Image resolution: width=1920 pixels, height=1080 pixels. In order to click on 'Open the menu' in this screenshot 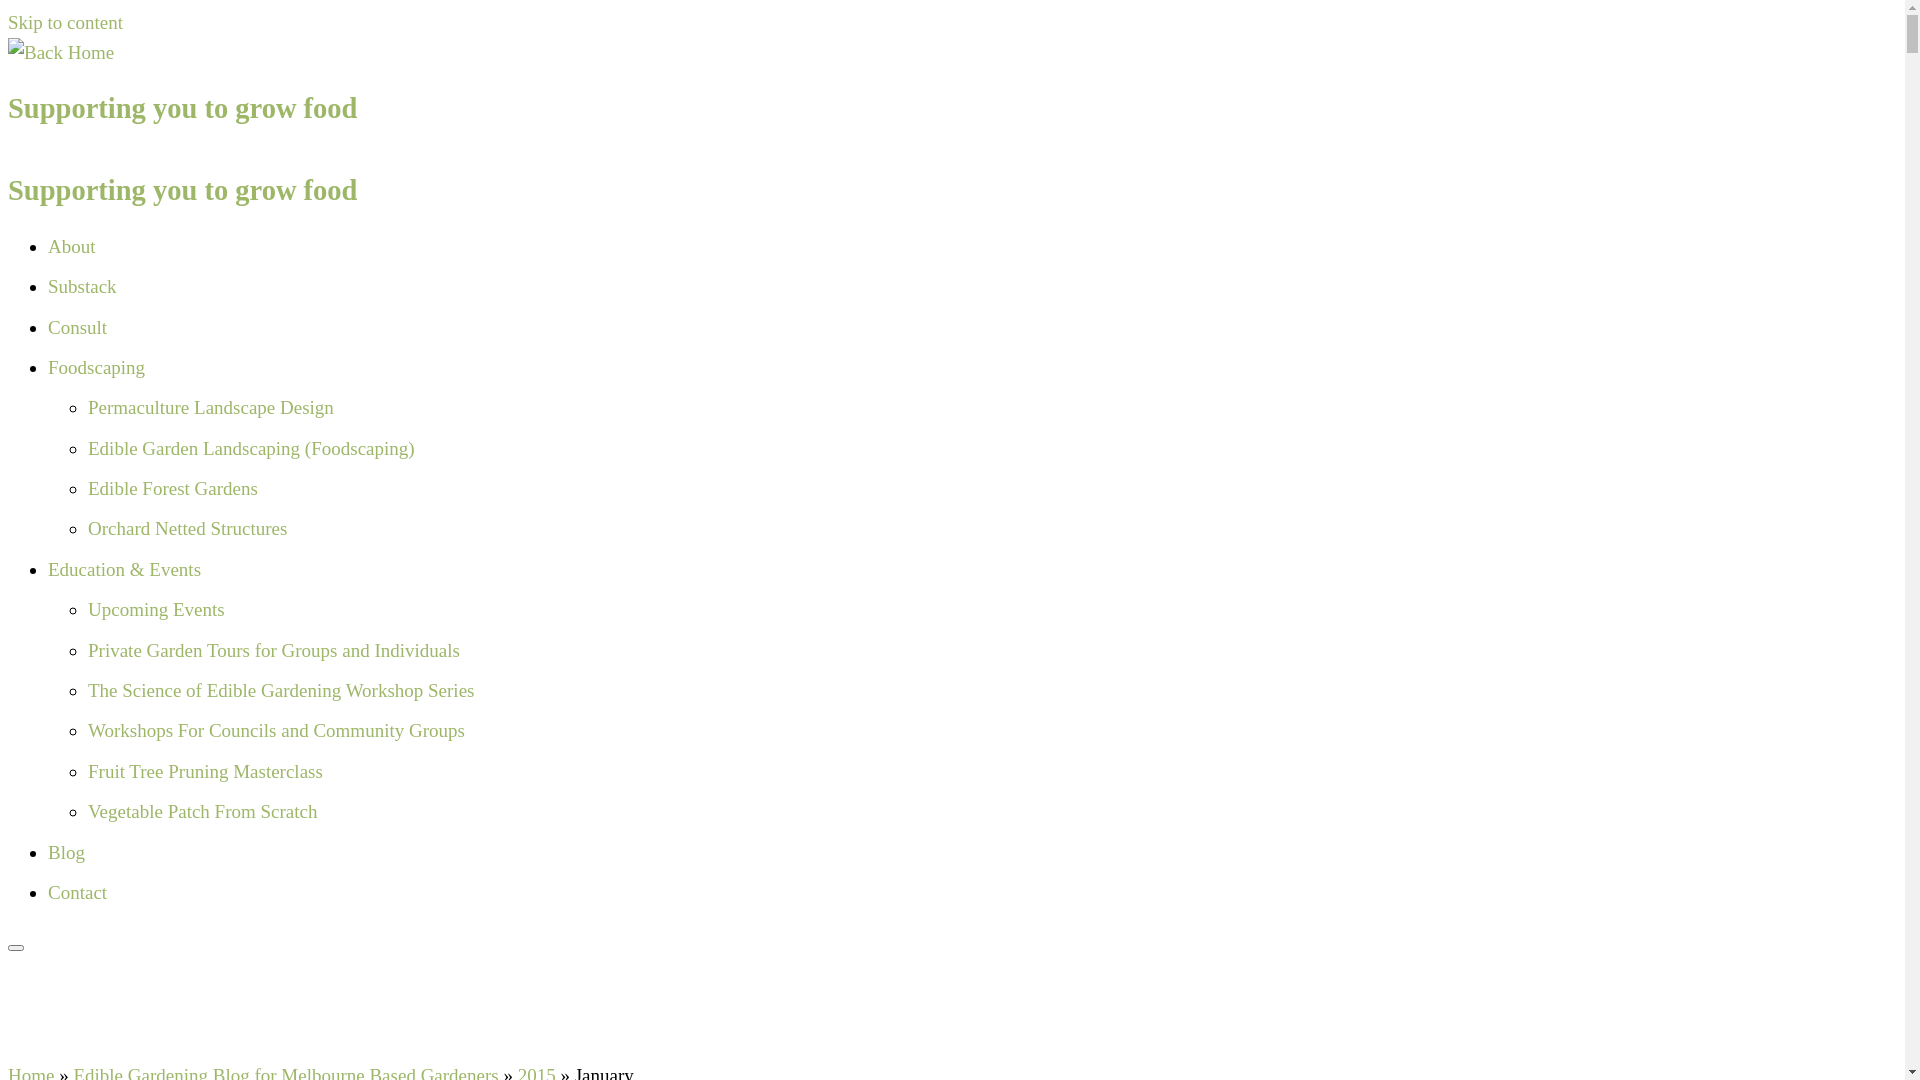, I will do `click(15, 947)`.